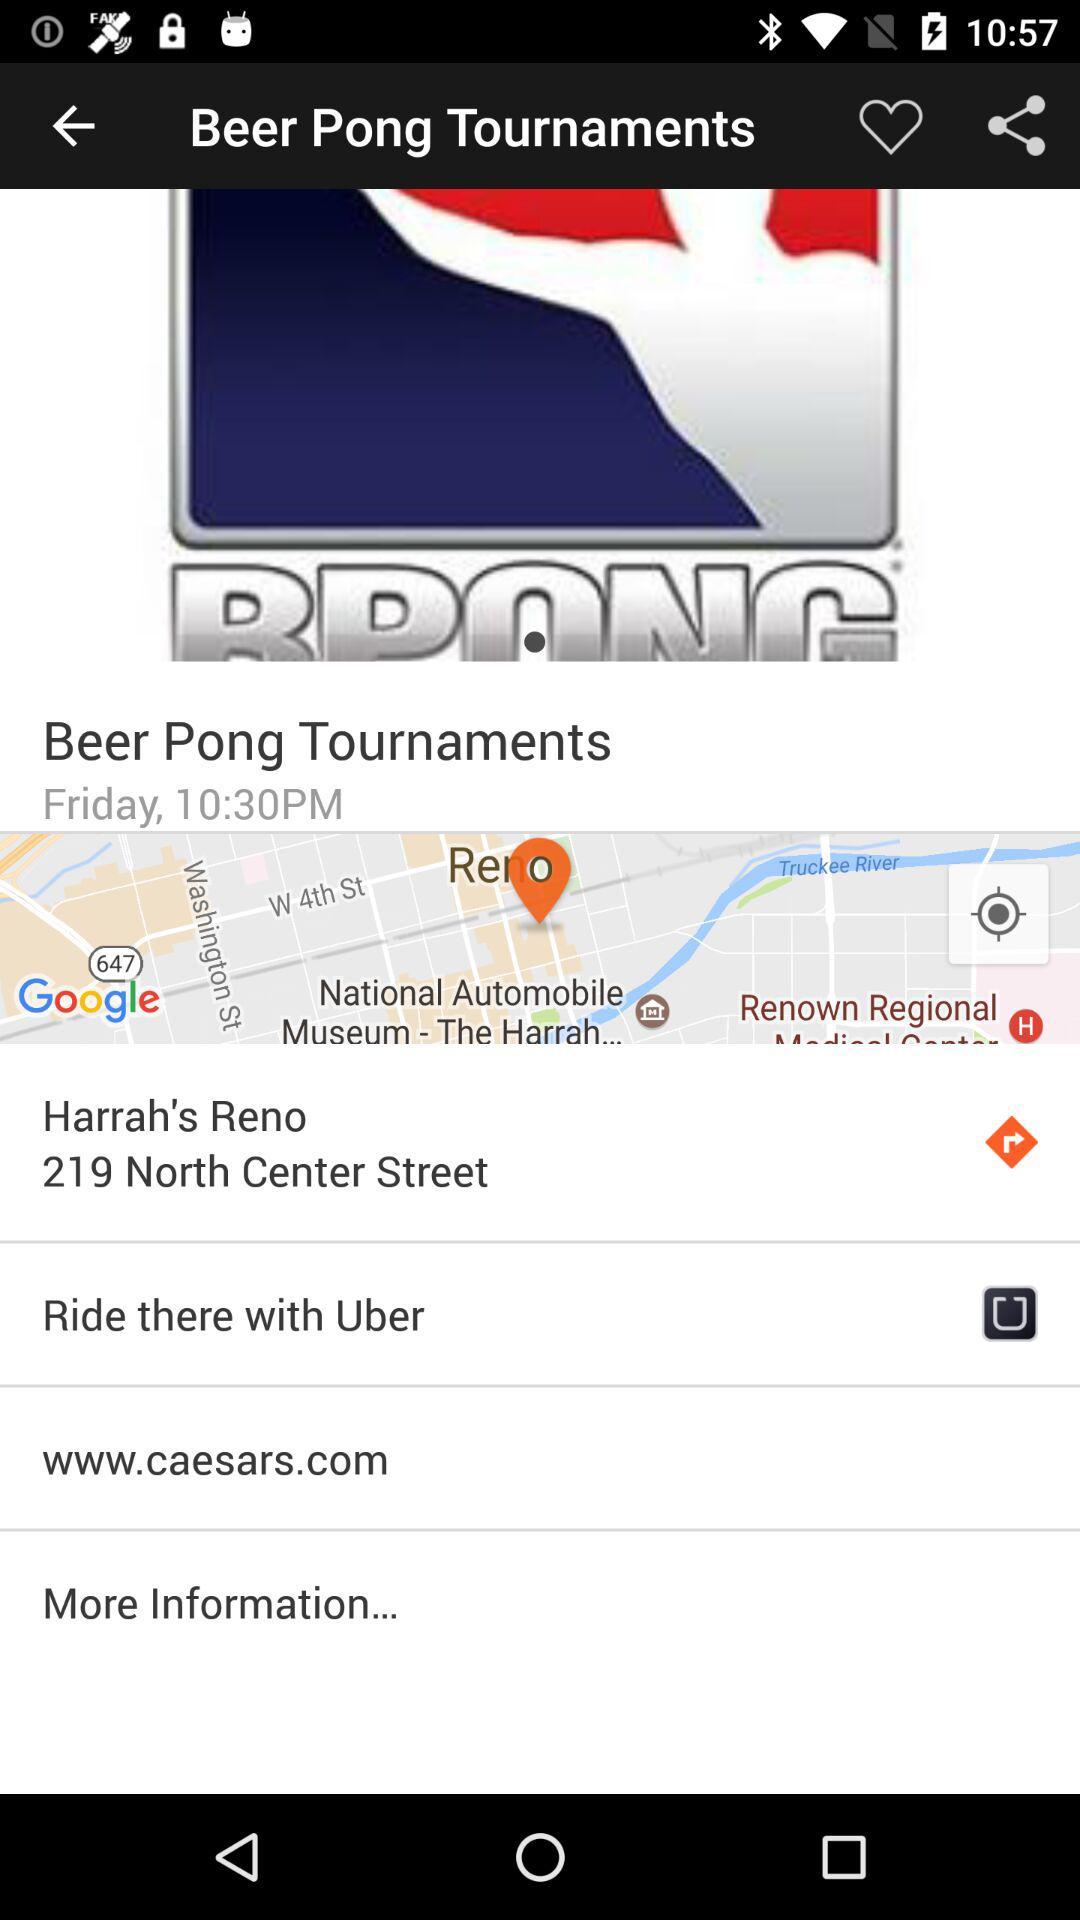 This screenshot has width=1080, height=1920. Describe the element at coordinates (540, 1458) in the screenshot. I see `the www.caesars.com icon` at that location.